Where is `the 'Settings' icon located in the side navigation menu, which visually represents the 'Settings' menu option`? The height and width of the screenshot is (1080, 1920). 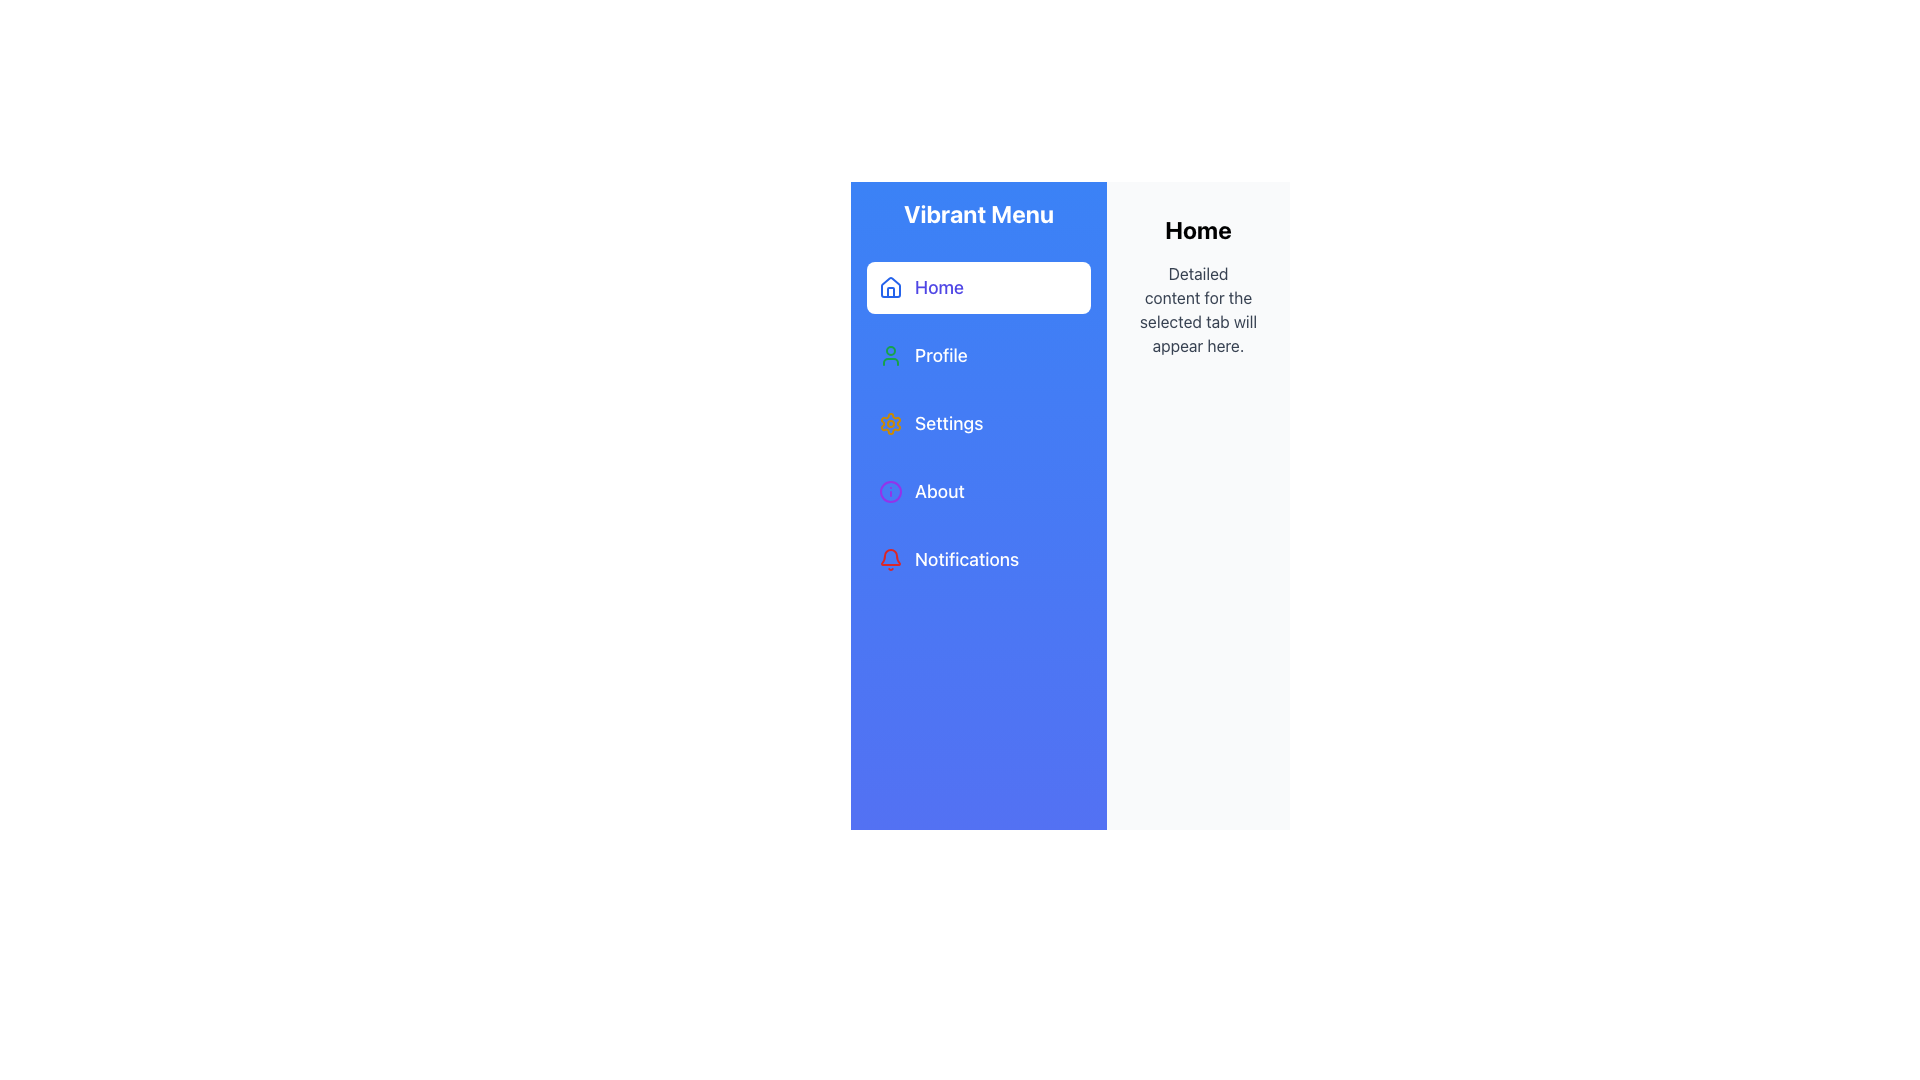 the 'Settings' icon located in the side navigation menu, which visually represents the 'Settings' menu option is located at coordinates (890, 423).